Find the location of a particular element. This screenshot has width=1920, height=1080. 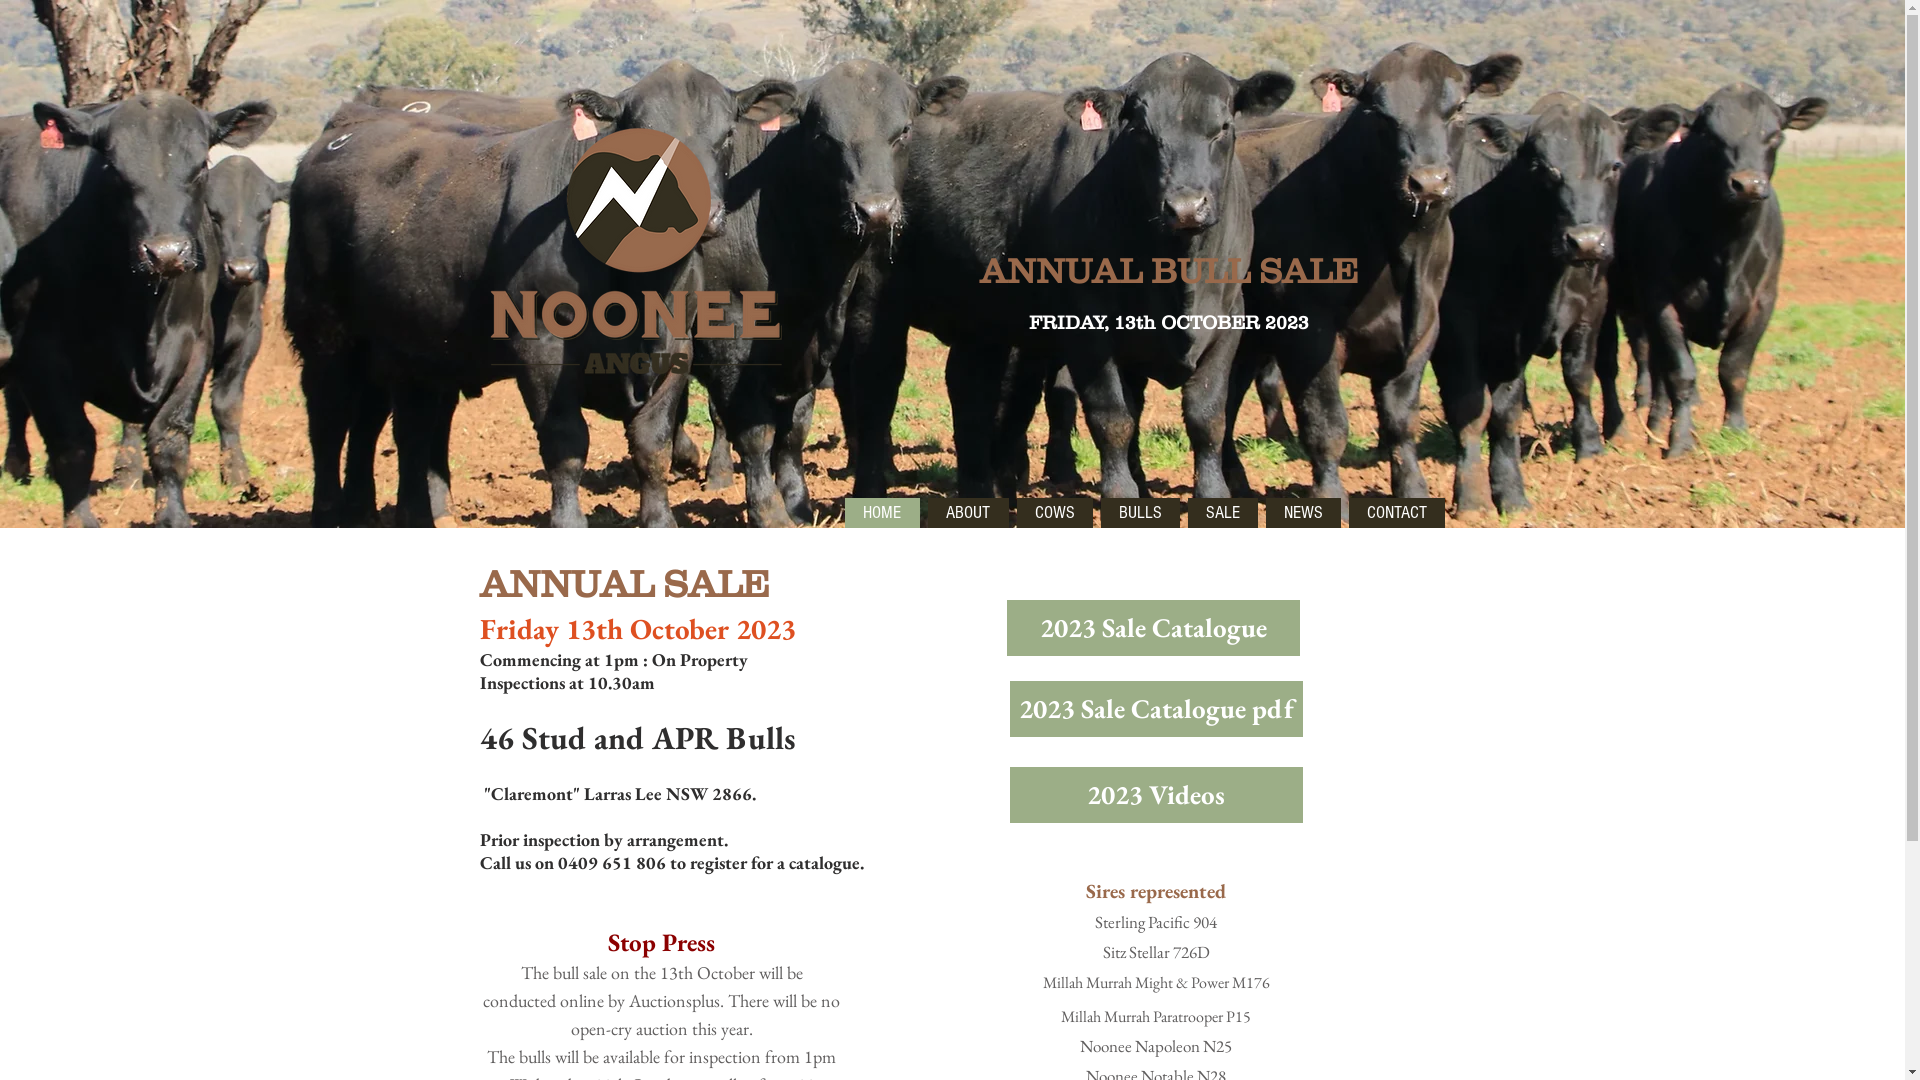

'CONTACT' is located at coordinates (1395, 512).